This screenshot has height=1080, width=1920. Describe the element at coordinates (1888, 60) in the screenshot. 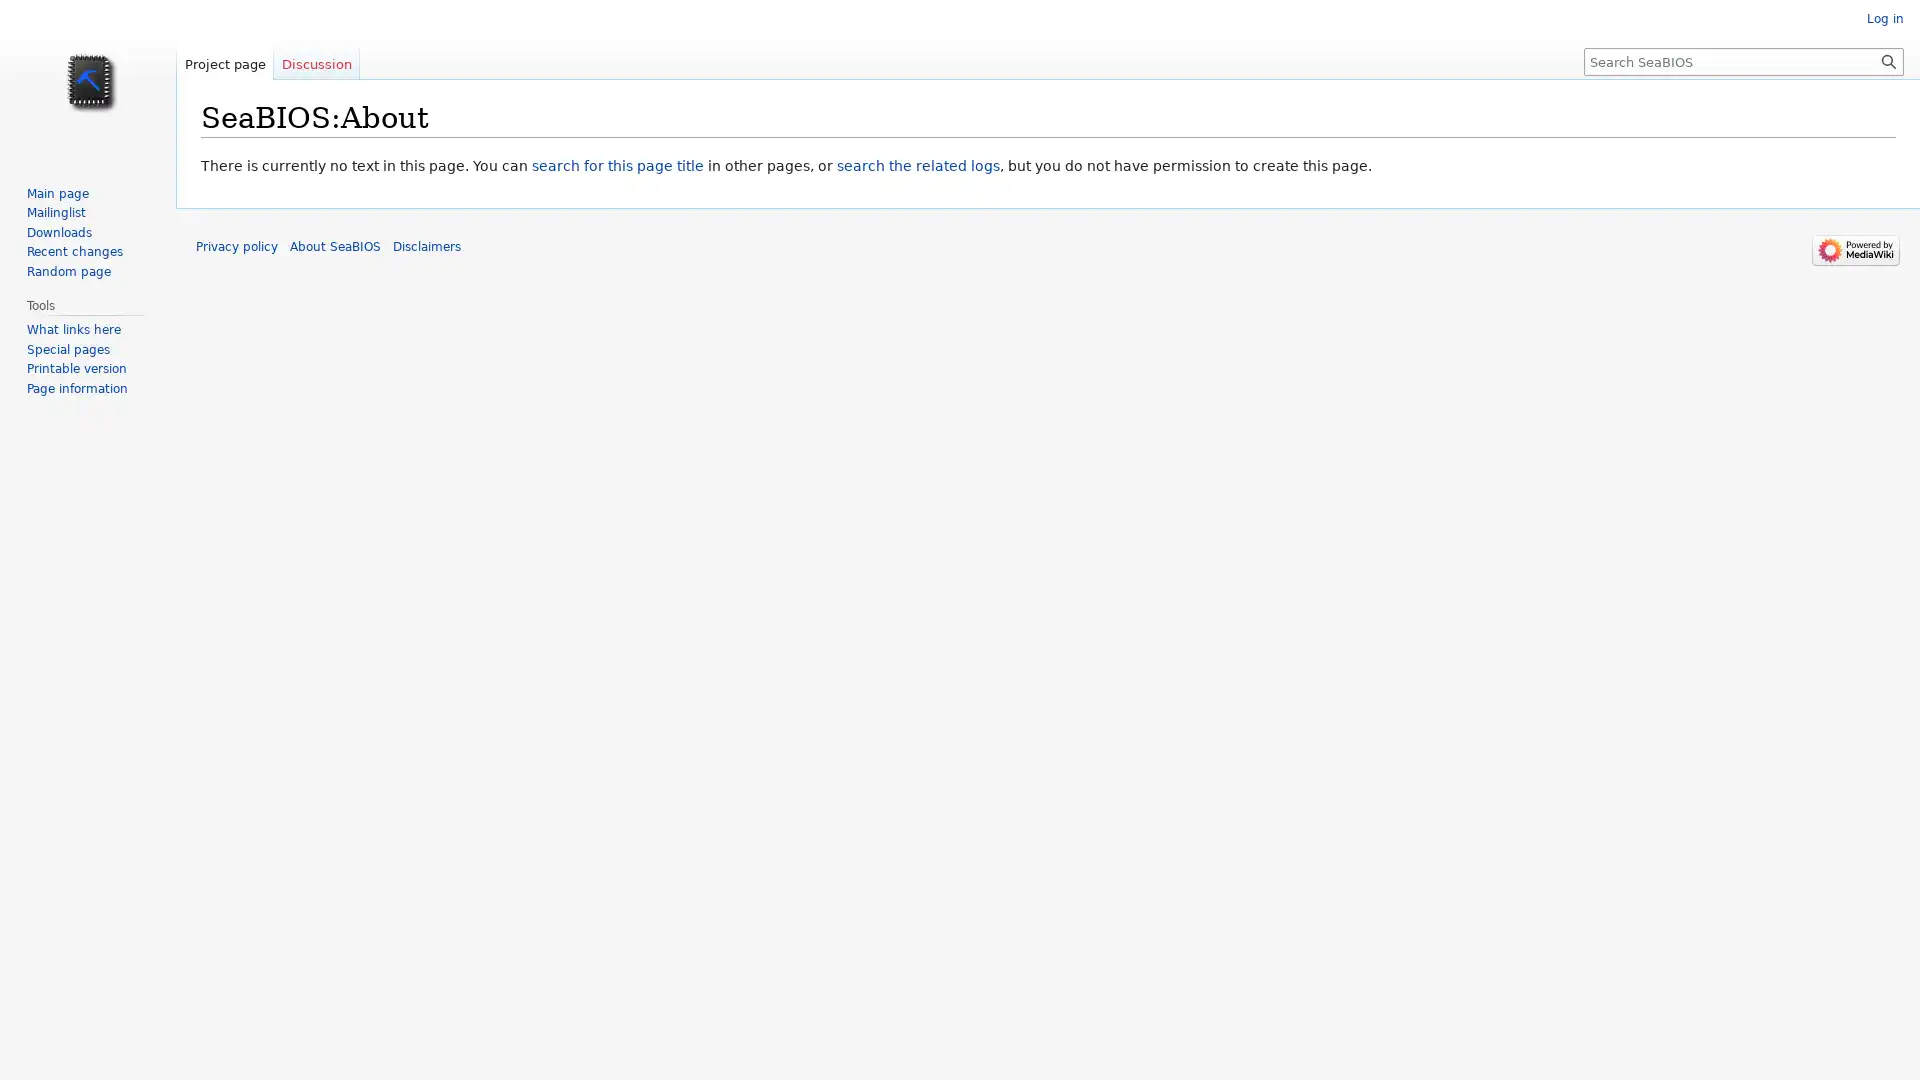

I see `Go` at that location.